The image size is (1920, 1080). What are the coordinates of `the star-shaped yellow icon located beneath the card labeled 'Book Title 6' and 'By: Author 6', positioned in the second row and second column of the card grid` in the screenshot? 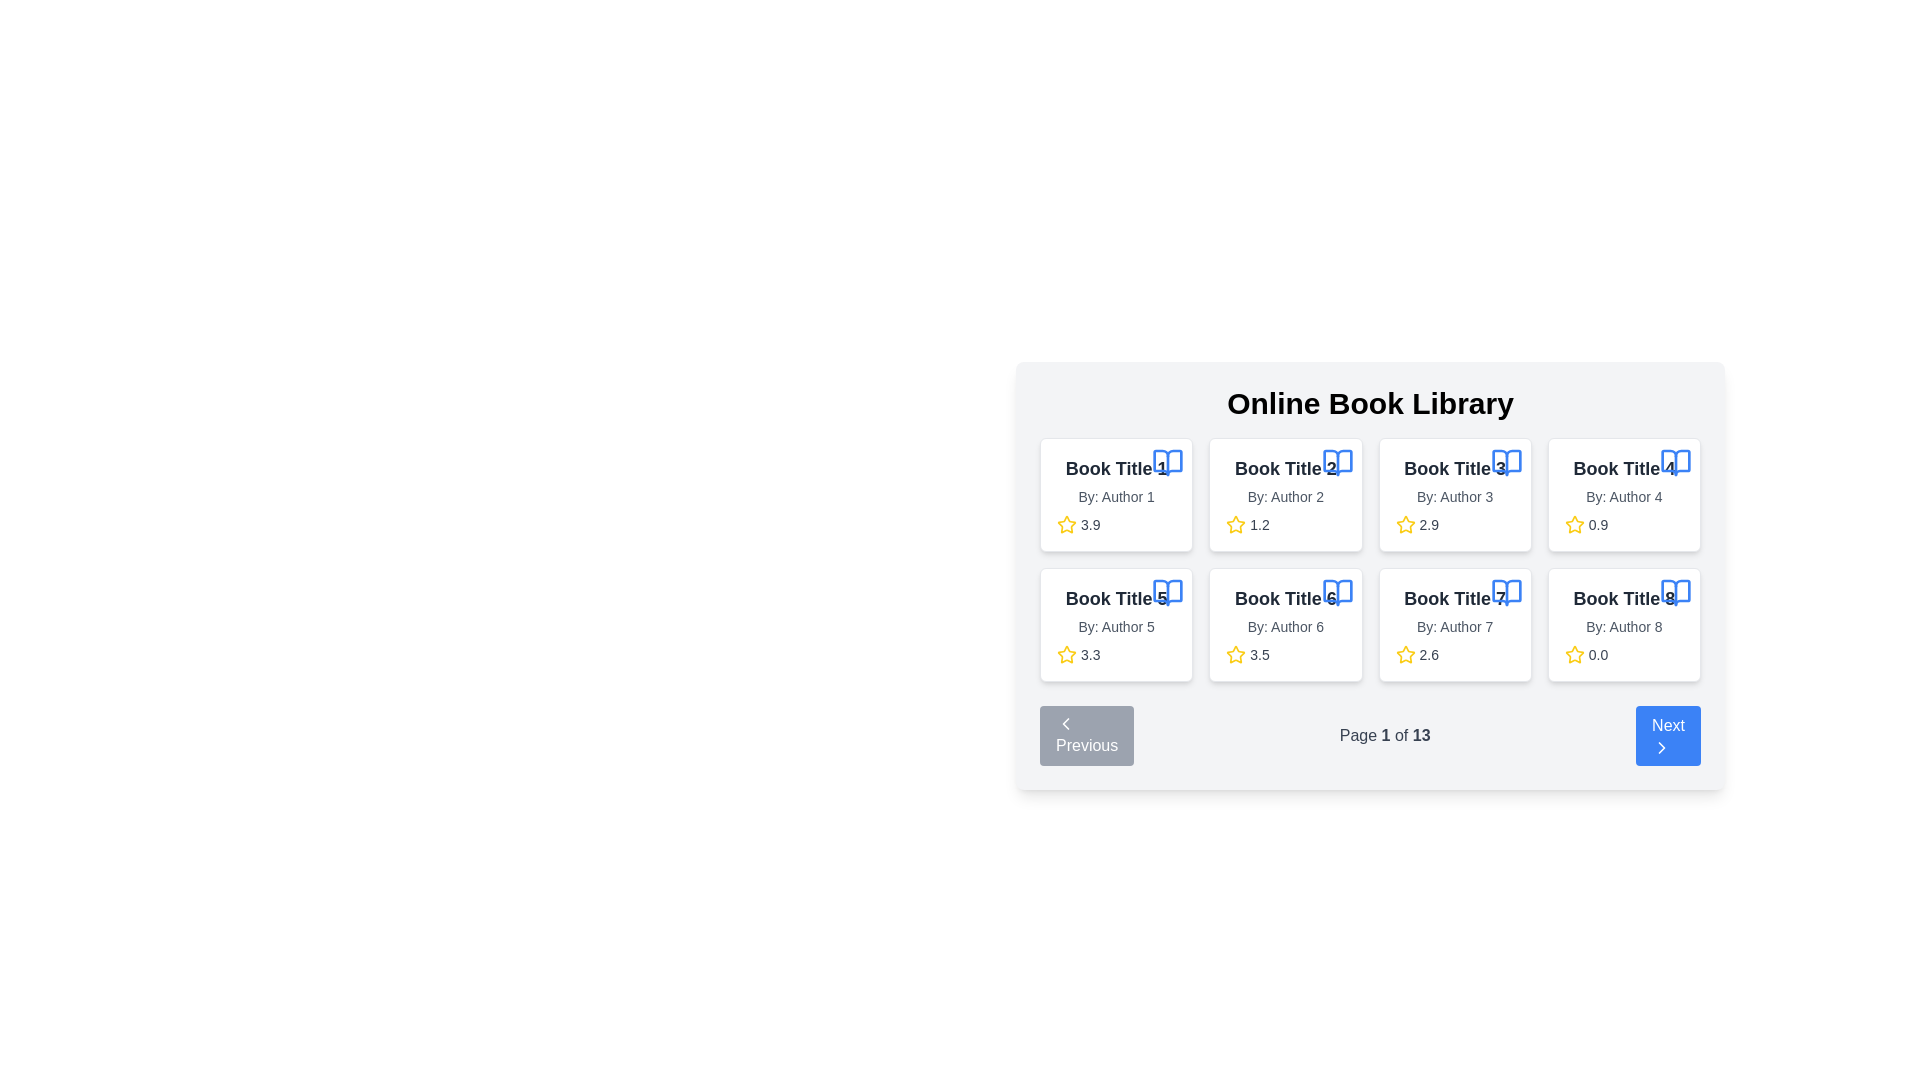 It's located at (1235, 655).